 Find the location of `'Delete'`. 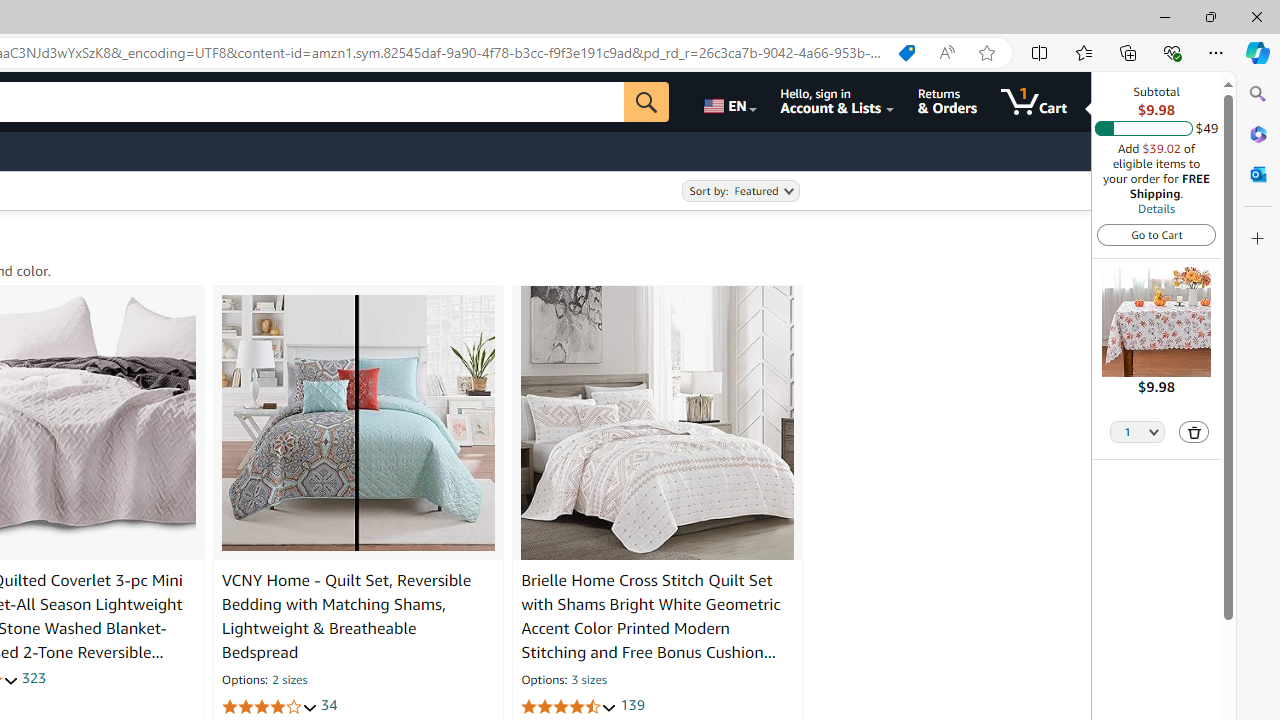

'Delete' is located at coordinates (1194, 430).